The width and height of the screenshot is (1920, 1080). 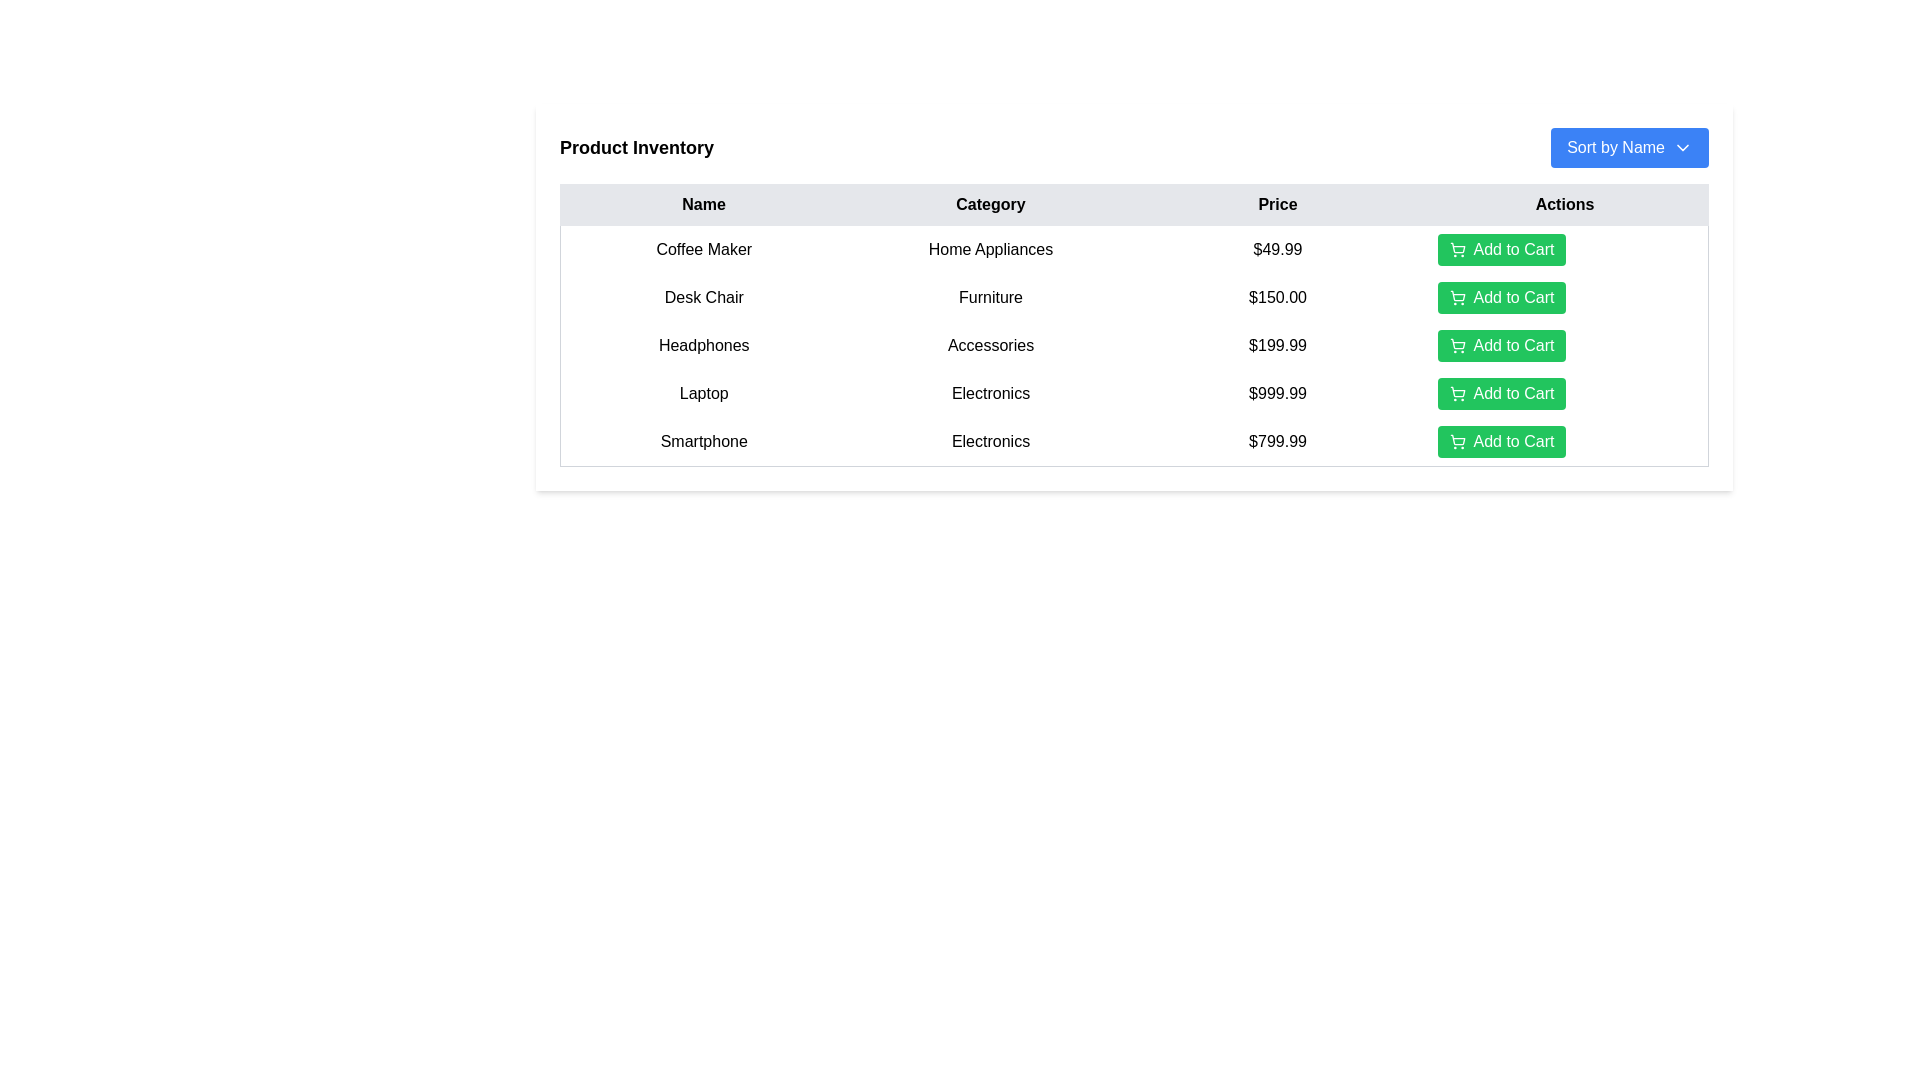 What do you see at coordinates (990, 248) in the screenshot?
I see `text label displaying 'Home Appliances', which is centered within the 'Category' column of the table under the 'Coffee Maker' row` at bounding box center [990, 248].